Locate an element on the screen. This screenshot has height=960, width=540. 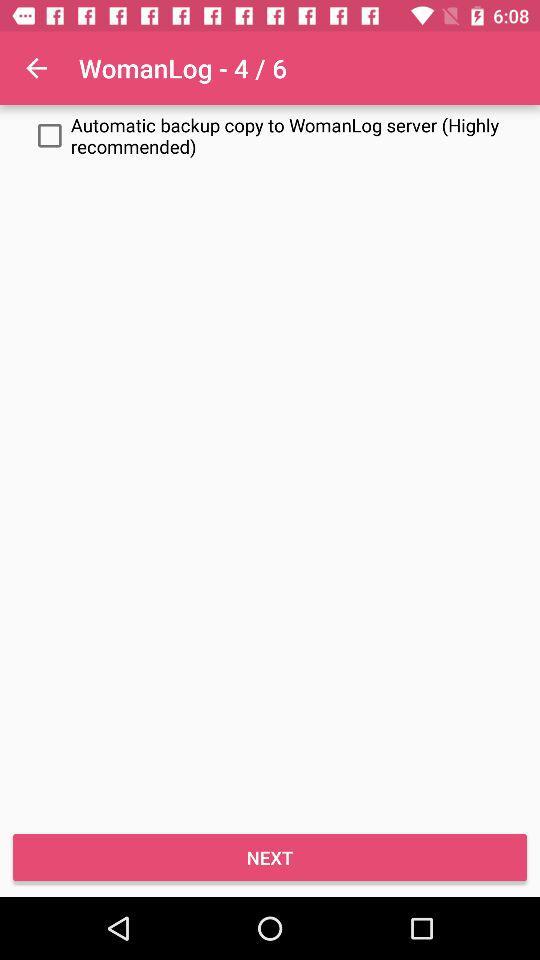
automatic backup copy is located at coordinates (270, 134).